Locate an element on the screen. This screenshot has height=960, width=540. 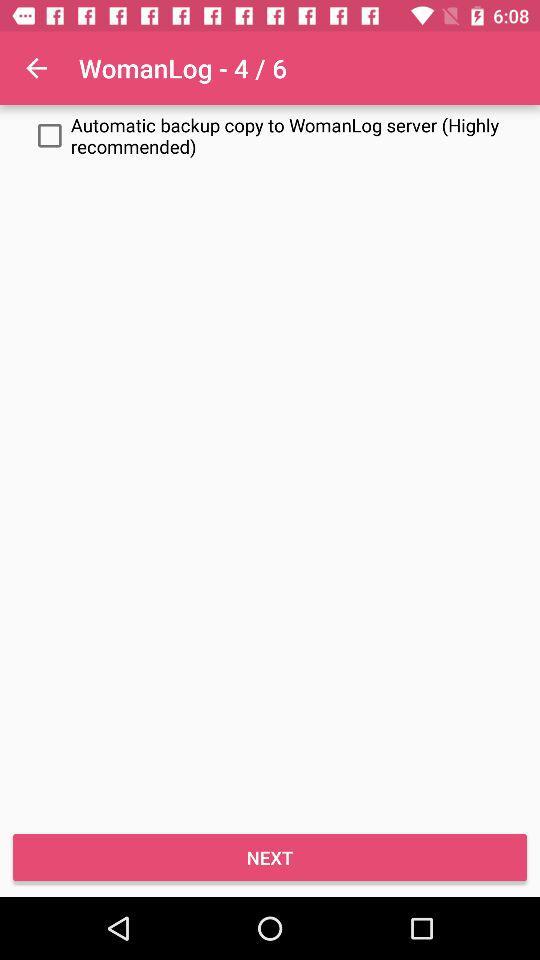
automatic backup copy is located at coordinates (270, 134).